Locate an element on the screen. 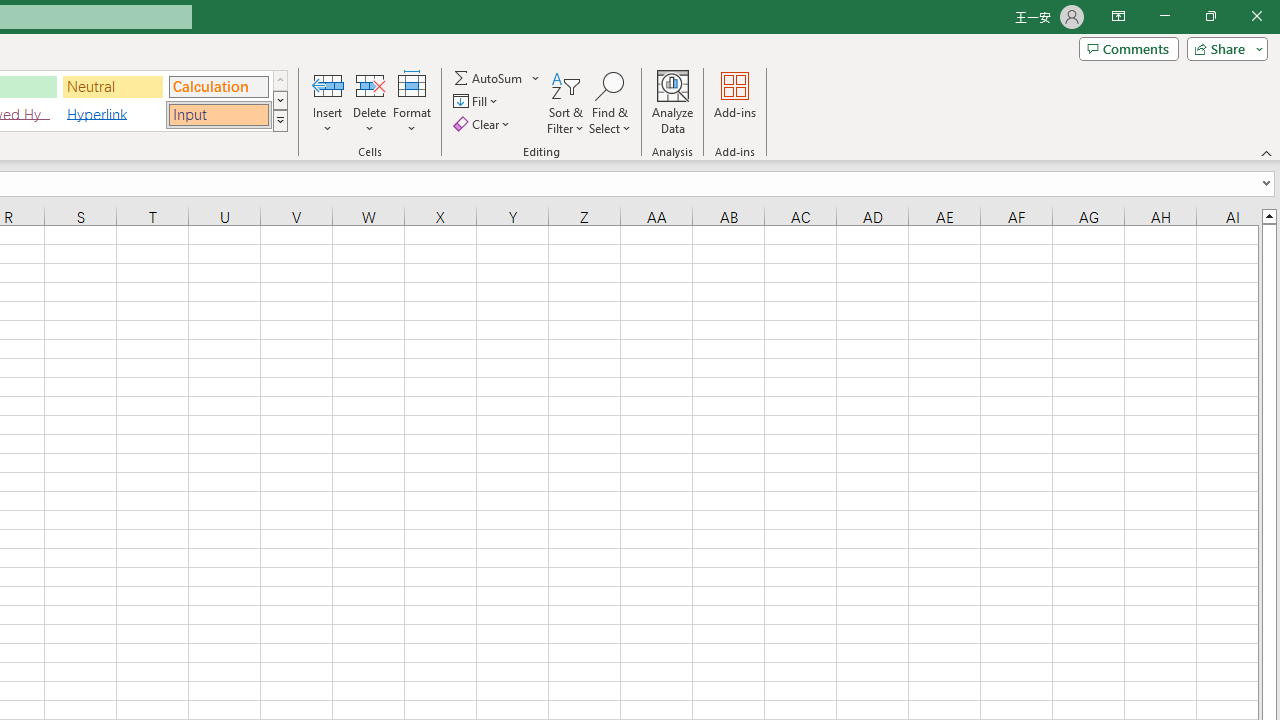 The width and height of the screenshot is (1280, 720). 'Fill' is located at coordinates (477, 101).